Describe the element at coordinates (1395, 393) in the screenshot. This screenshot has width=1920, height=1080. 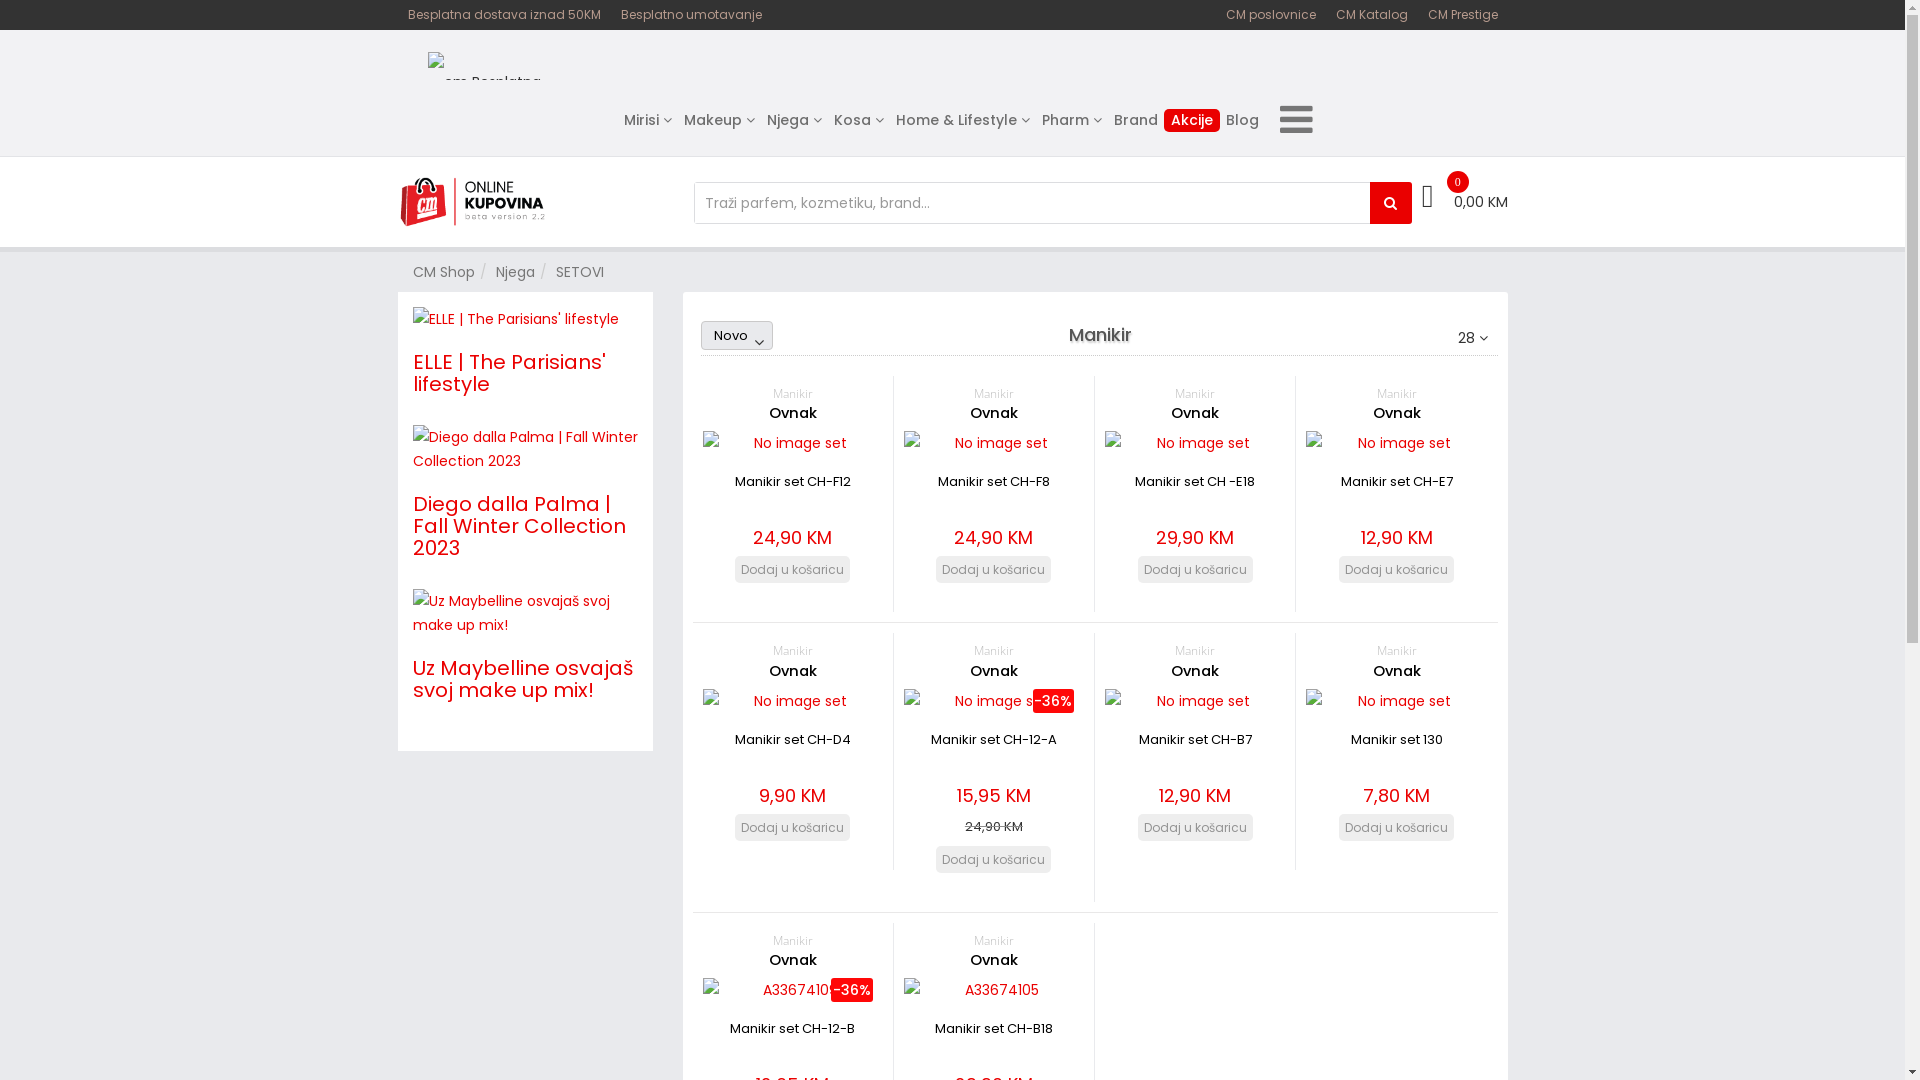
I see `'Manikir'` at that location.